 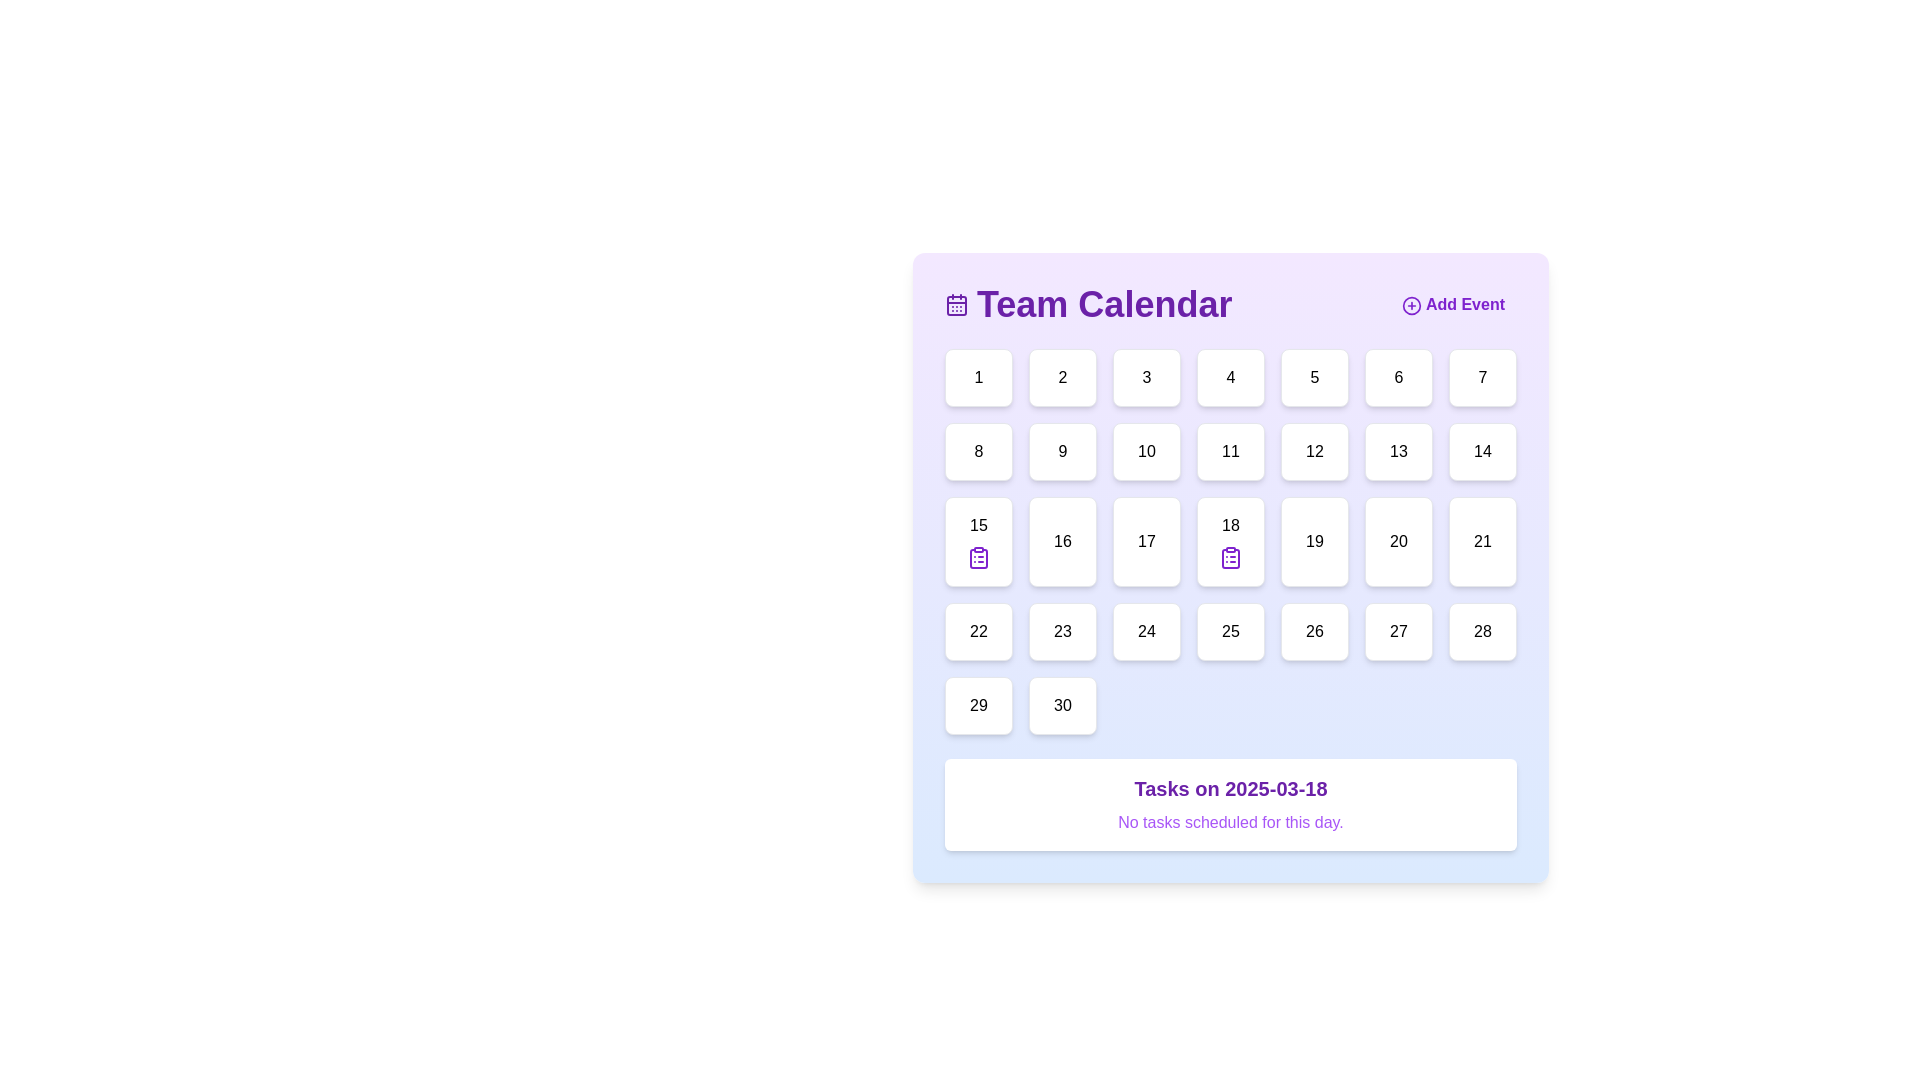 What do you see at coordinates (1483, 451) in the screenshot?
I see `the calendar date button representing the 14th day, located` at bounding box center [1483, 451].